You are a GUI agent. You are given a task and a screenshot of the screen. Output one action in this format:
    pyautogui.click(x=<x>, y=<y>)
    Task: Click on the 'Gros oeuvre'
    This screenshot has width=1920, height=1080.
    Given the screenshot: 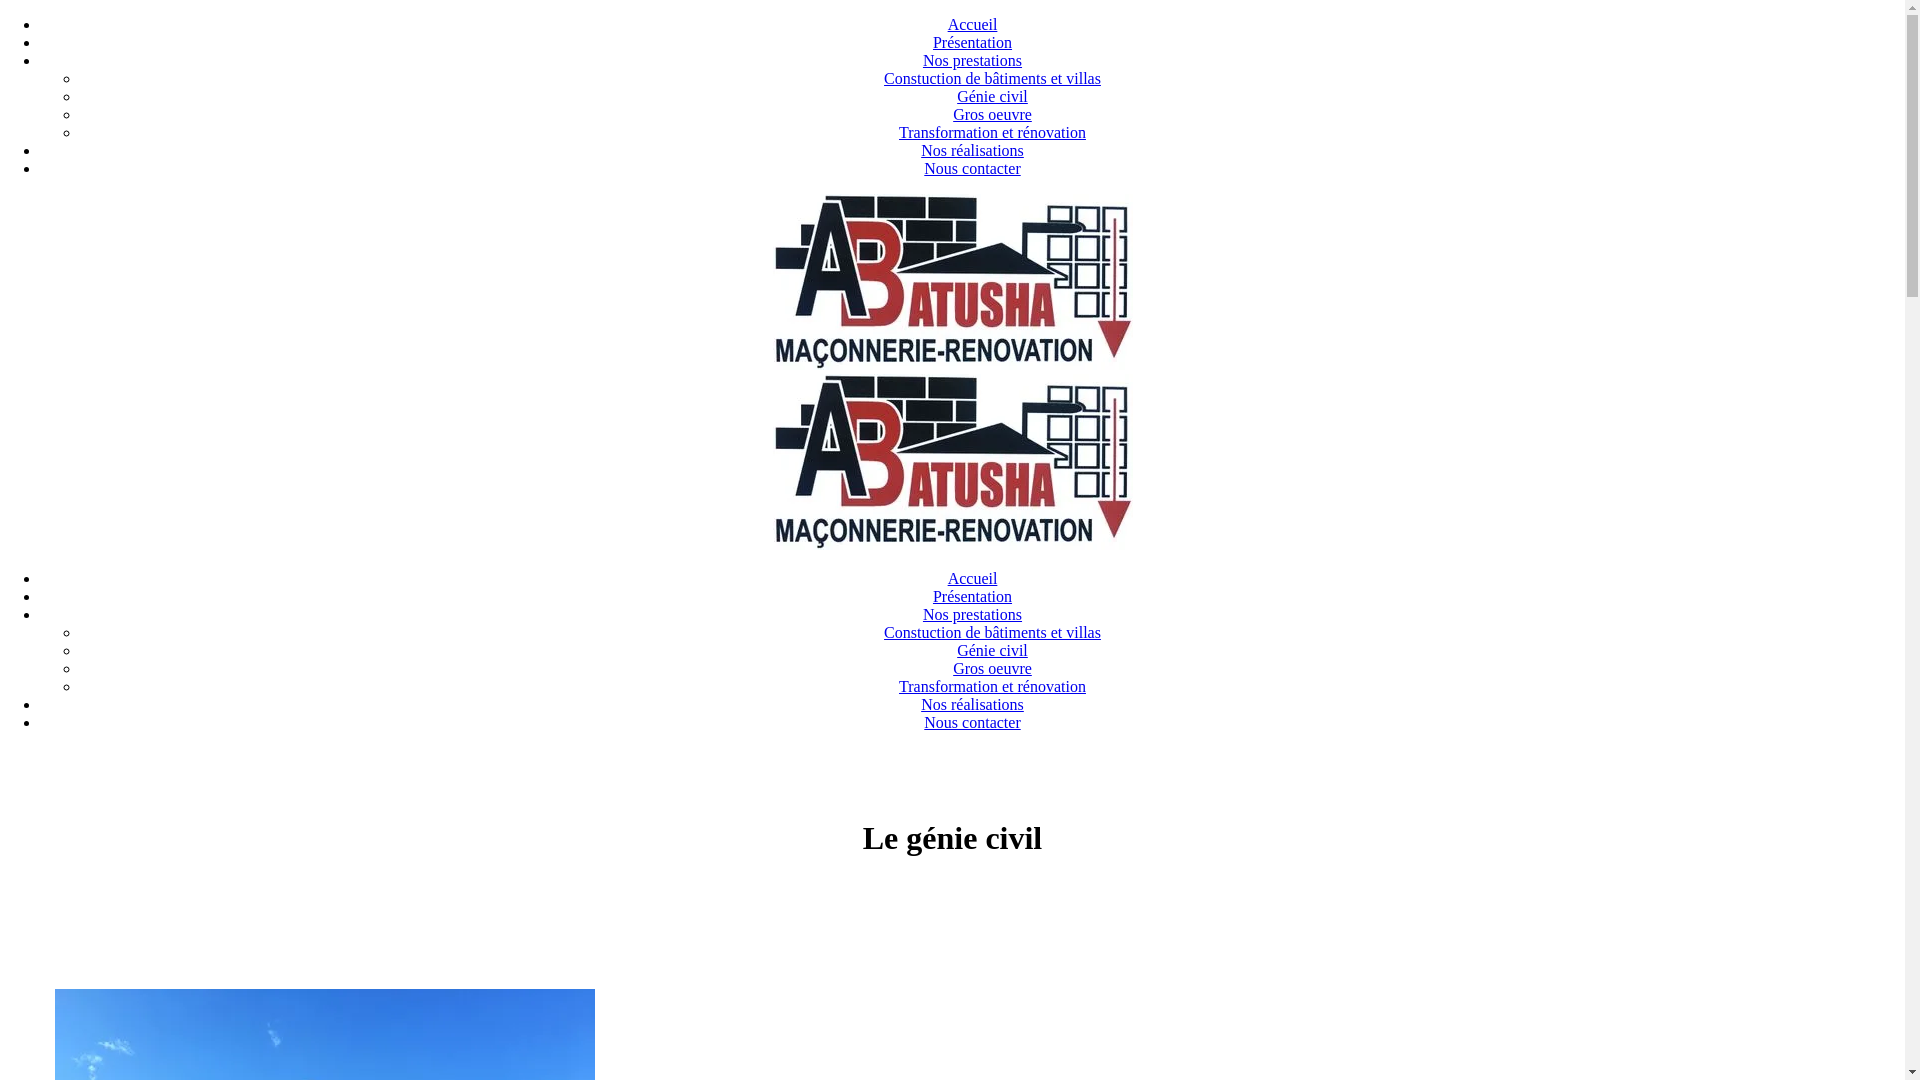 What is the action you would take?
    pyautogui.click(x=952, y=668)
    